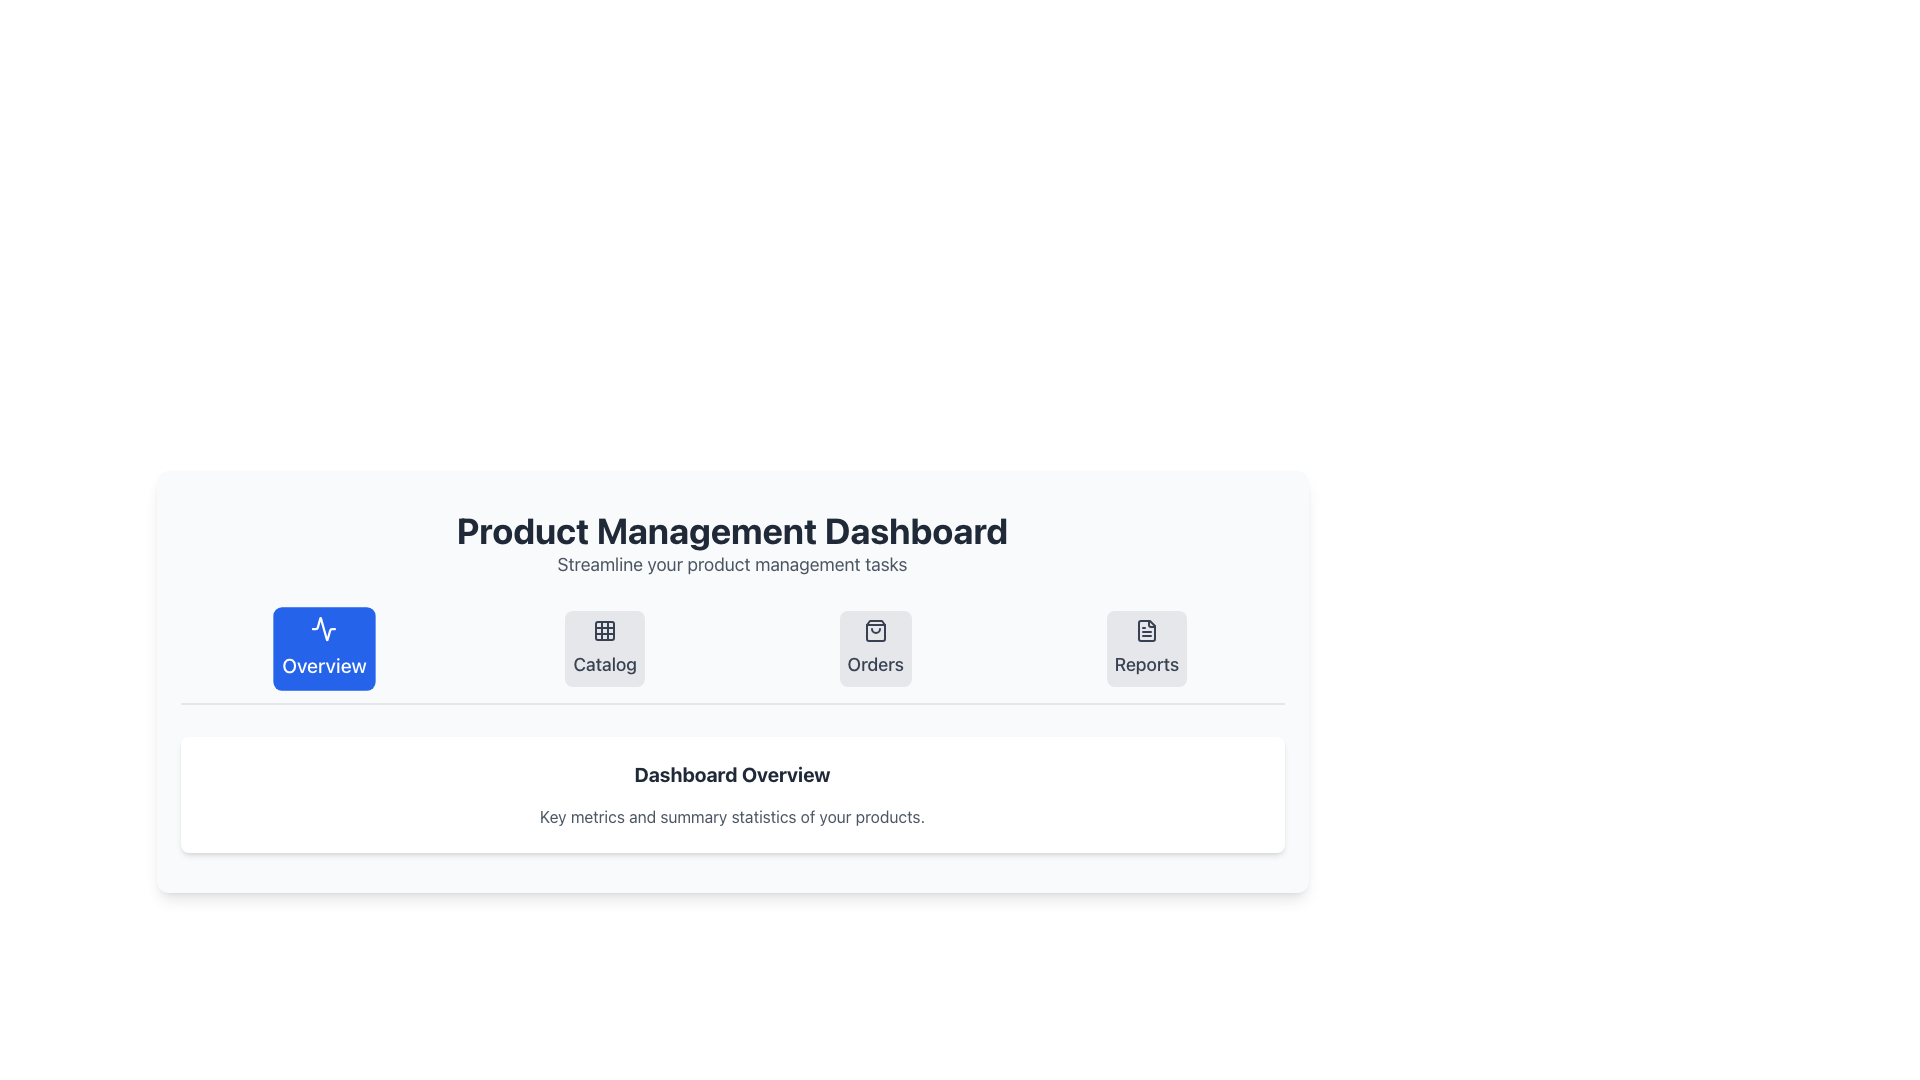  I want to click on the 'Reports' button in the horizontal navigation menu, so click(1146, 648).